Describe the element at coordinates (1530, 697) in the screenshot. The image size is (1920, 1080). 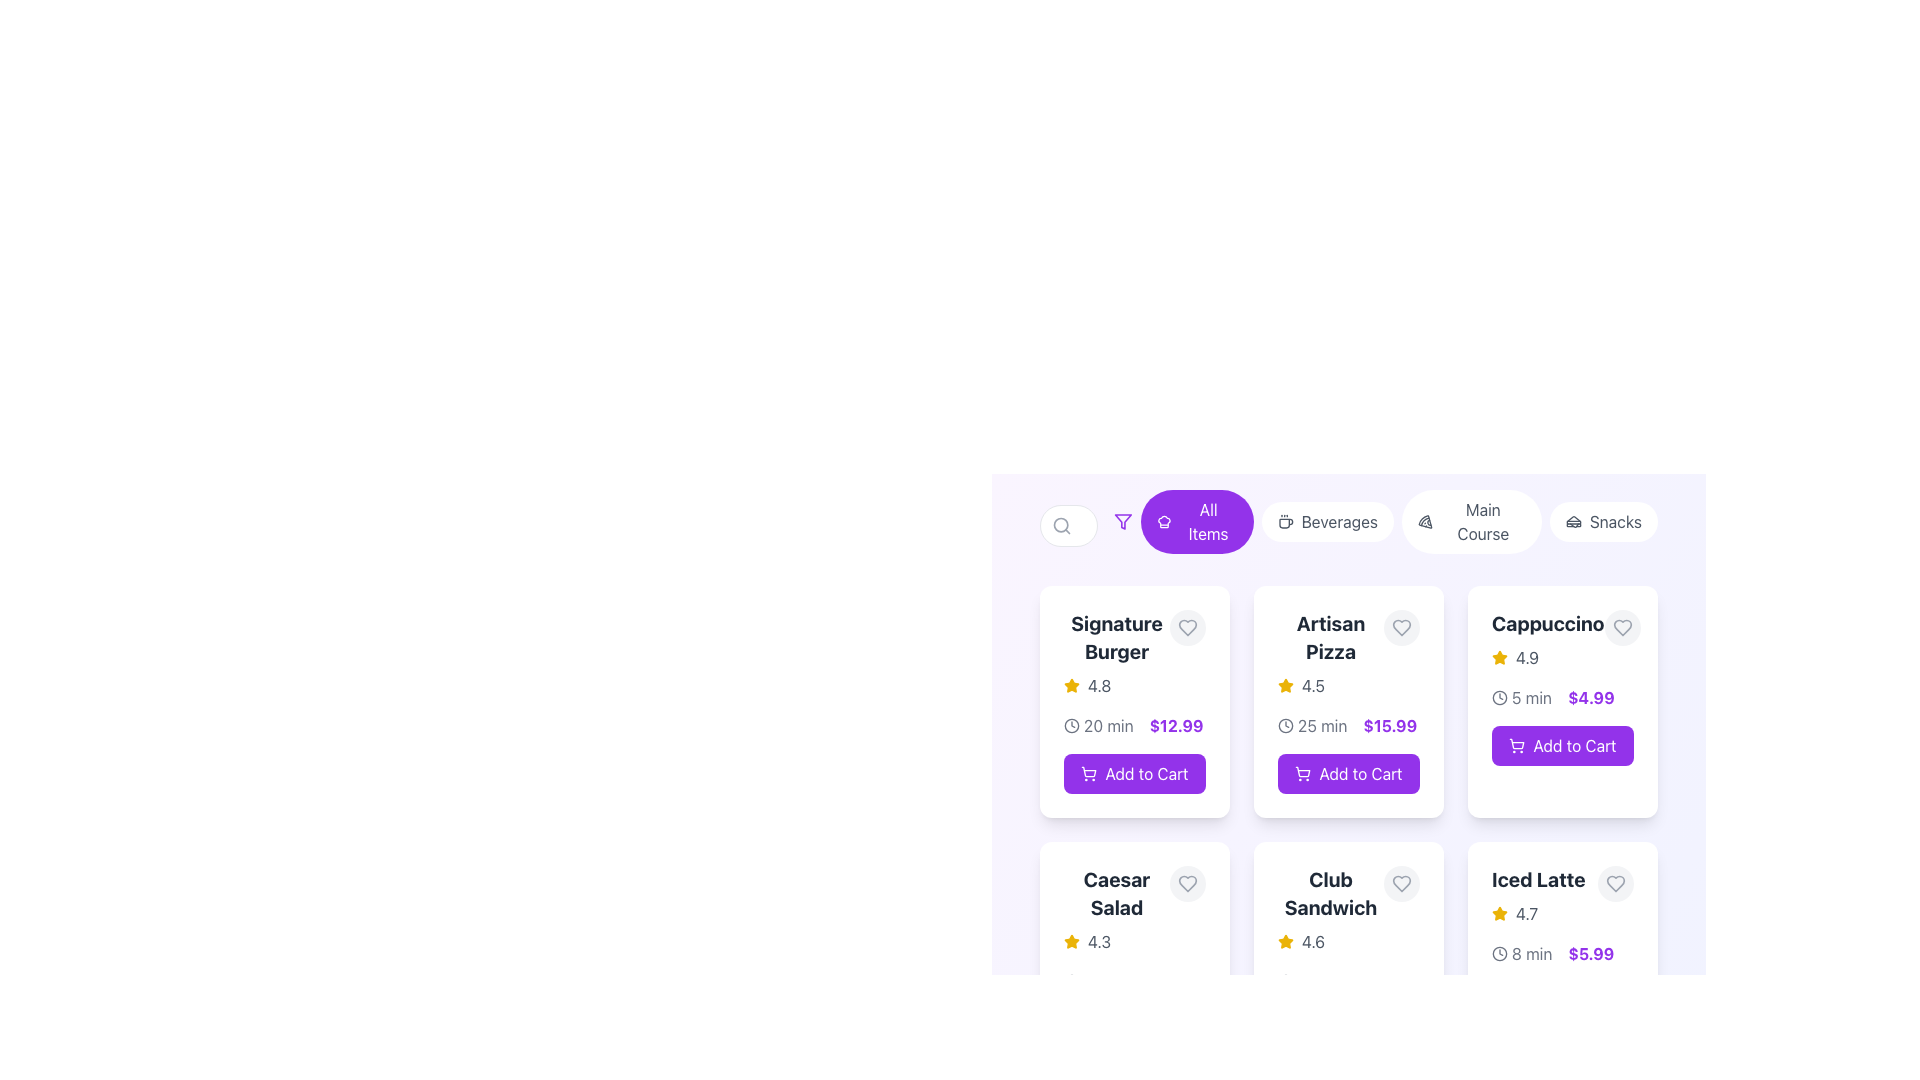
I see `the static text label displaying '5 min', which is positioned to the right of the clock icon in the 'Cappuccino' section of the product grid` at that location.